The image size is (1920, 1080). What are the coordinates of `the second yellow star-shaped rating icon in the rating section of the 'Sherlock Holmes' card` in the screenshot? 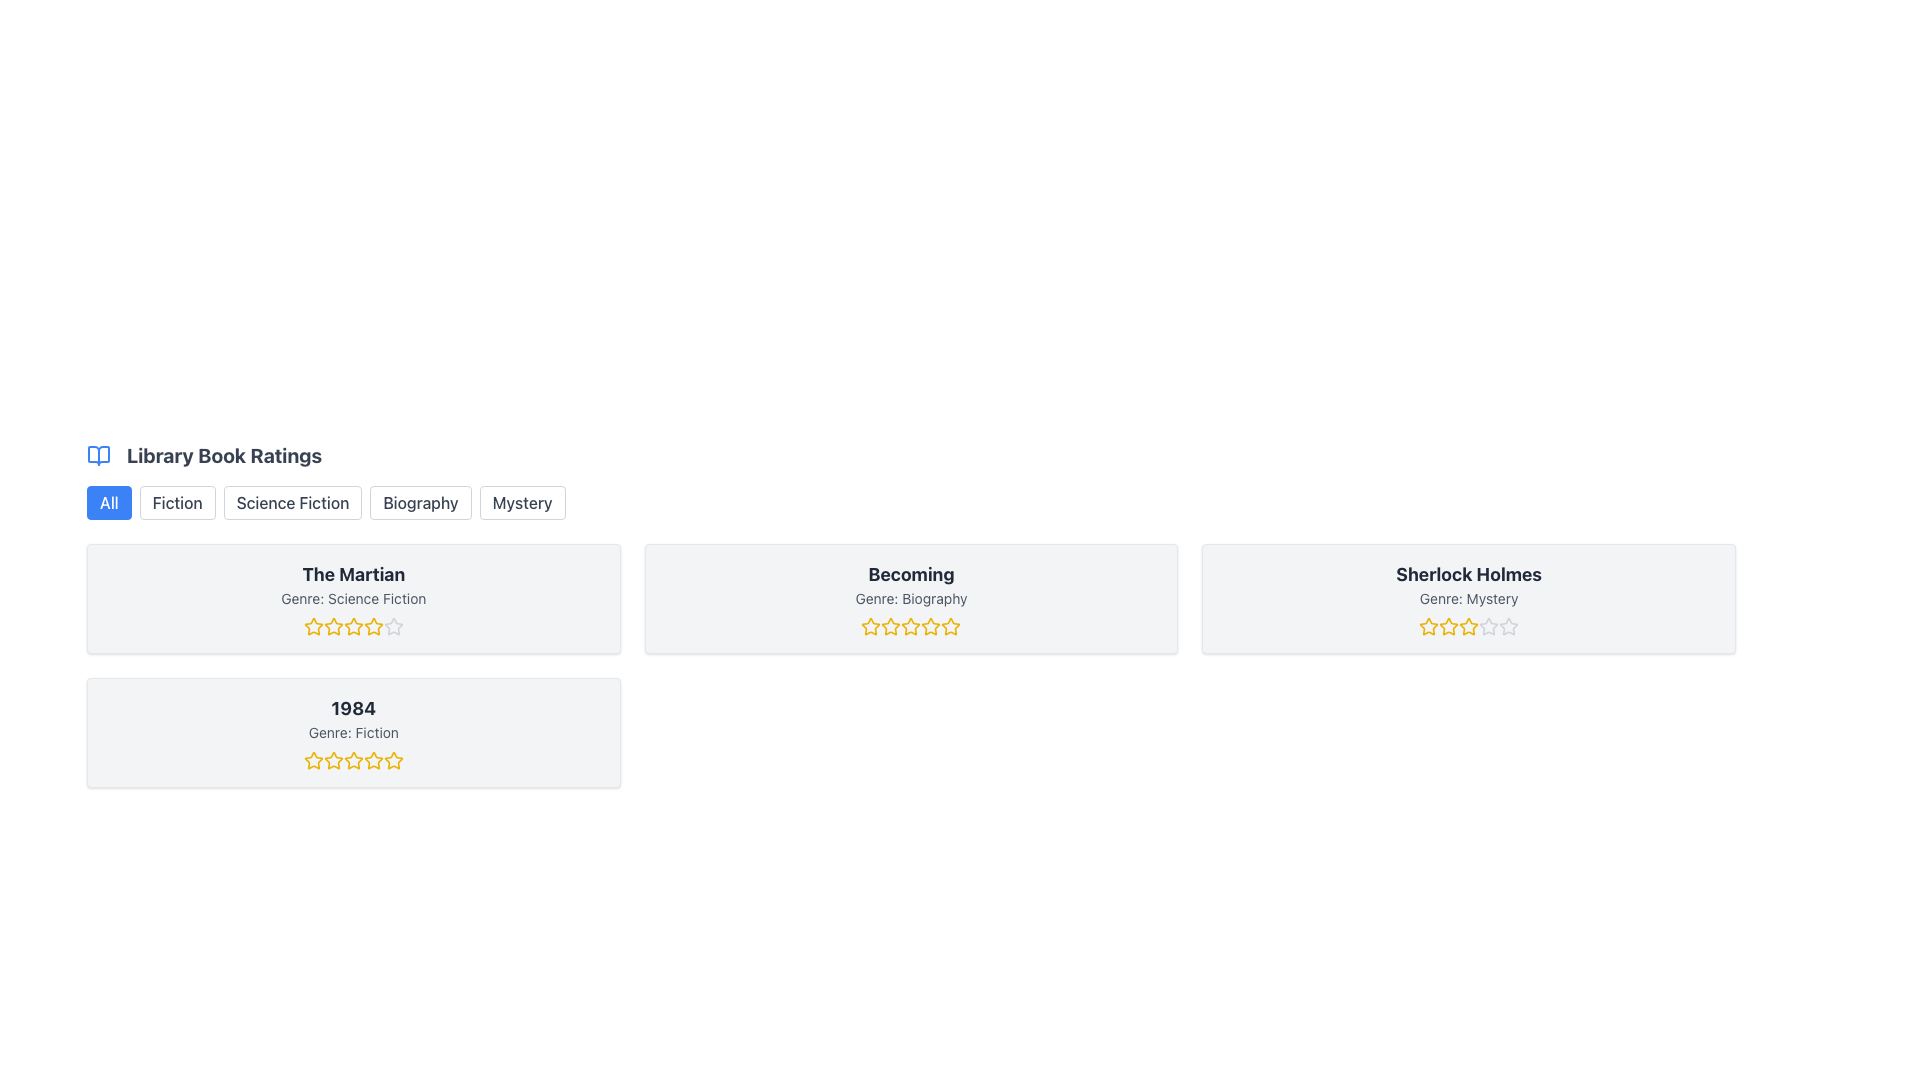 It's located at (1449, 625).